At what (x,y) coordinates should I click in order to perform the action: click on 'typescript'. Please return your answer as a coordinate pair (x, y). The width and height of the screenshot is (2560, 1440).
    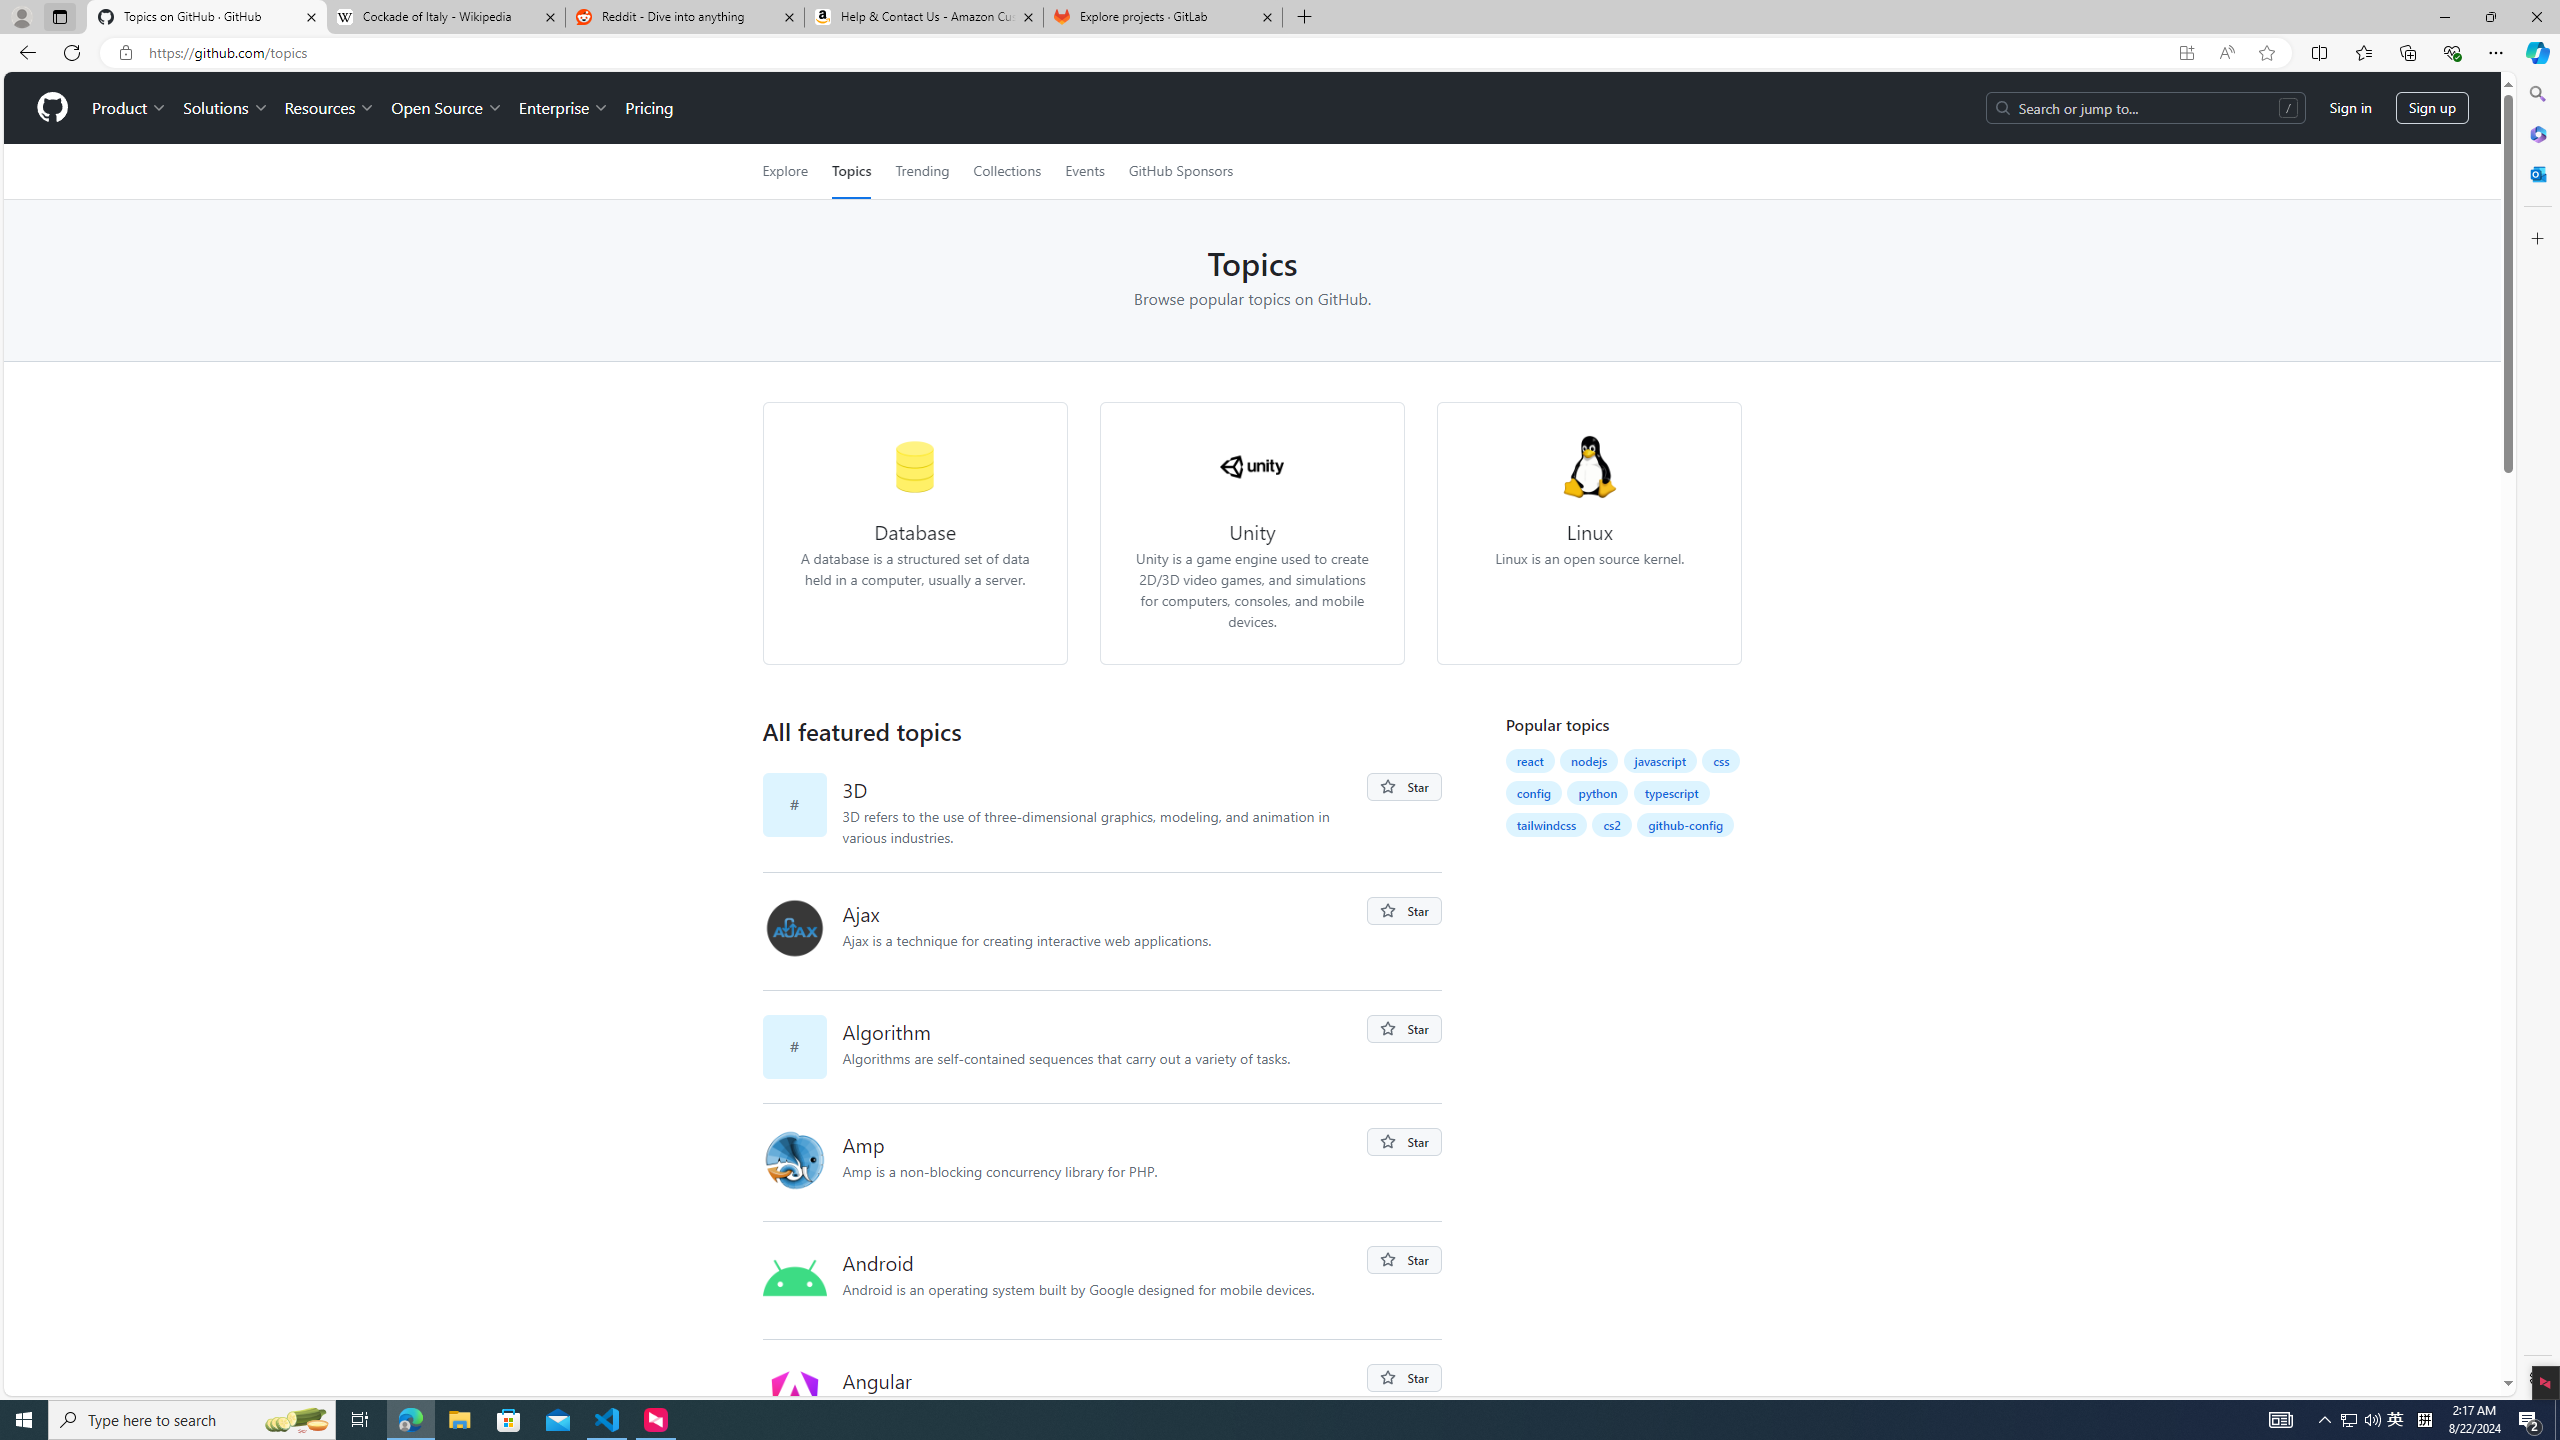
    Looking at the image, I should click on (1671, 792).